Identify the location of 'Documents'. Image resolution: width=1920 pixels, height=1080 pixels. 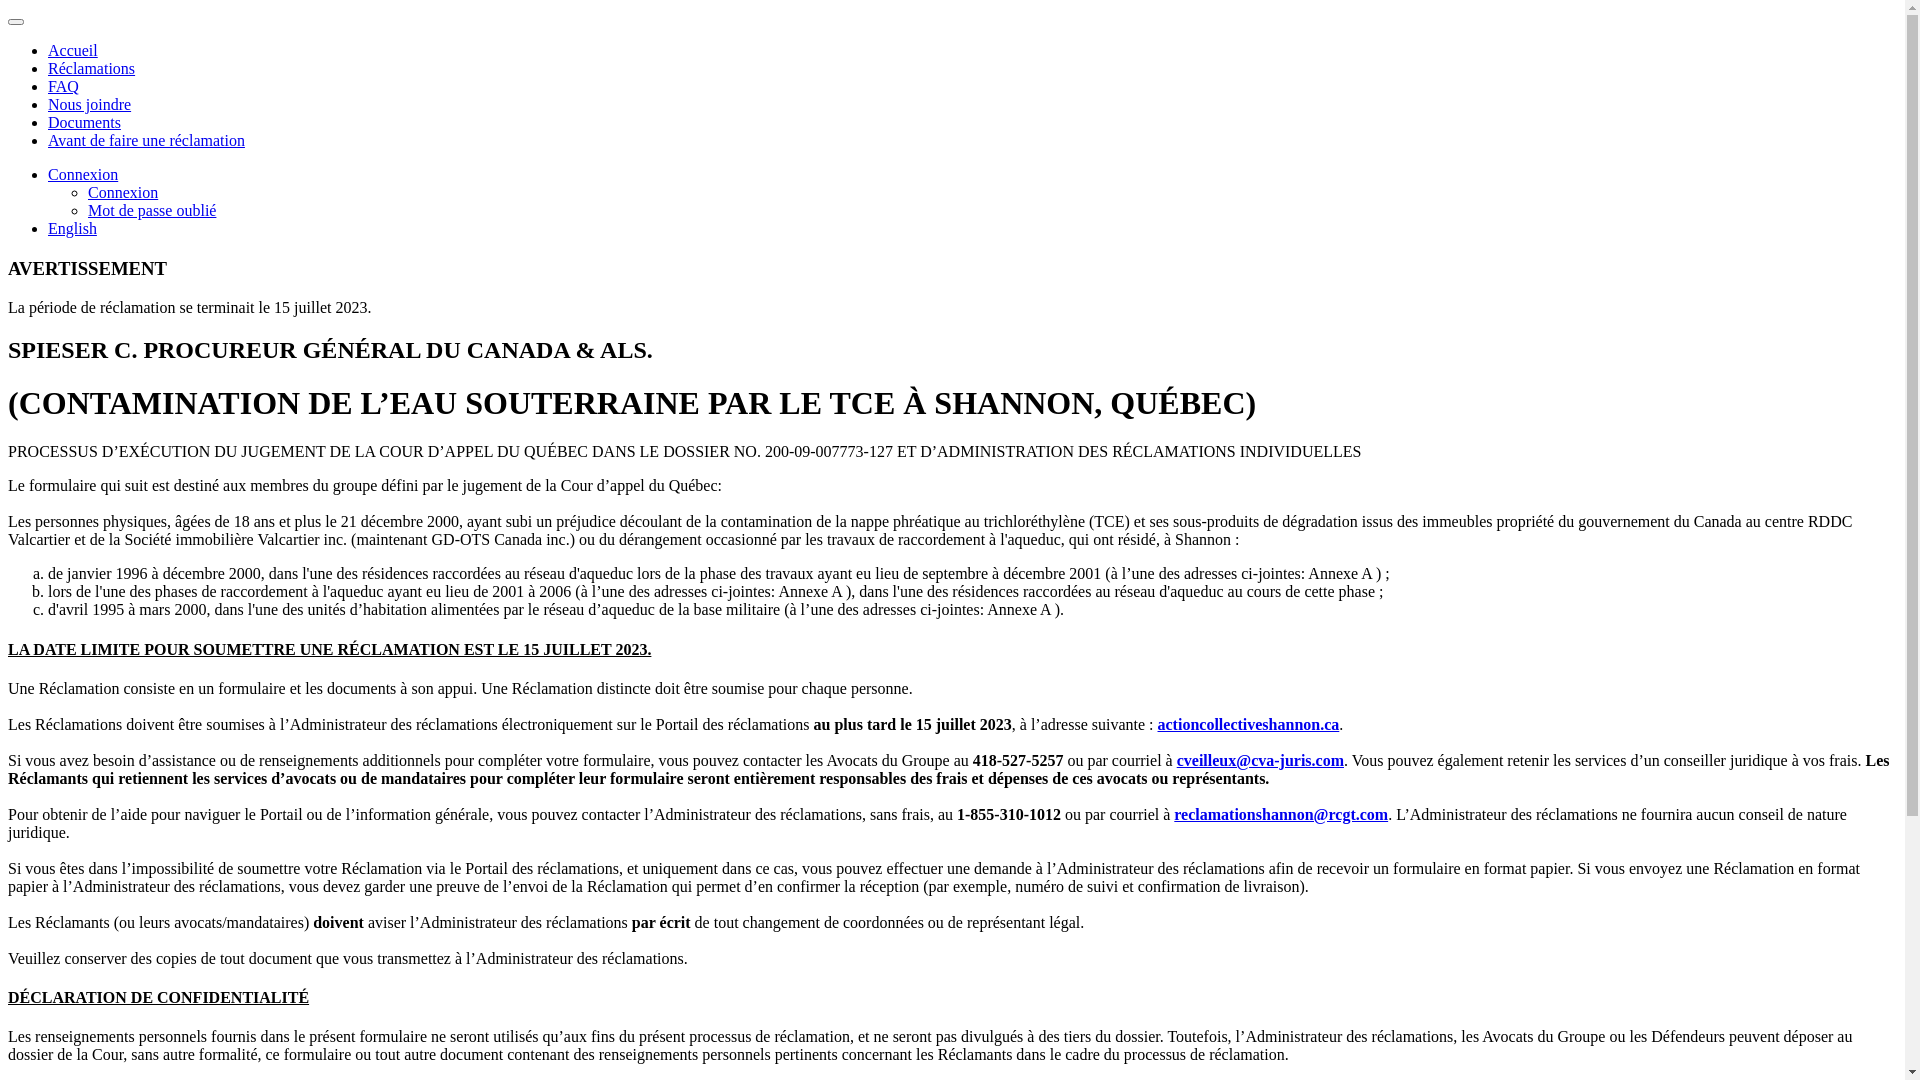
(83, 122).